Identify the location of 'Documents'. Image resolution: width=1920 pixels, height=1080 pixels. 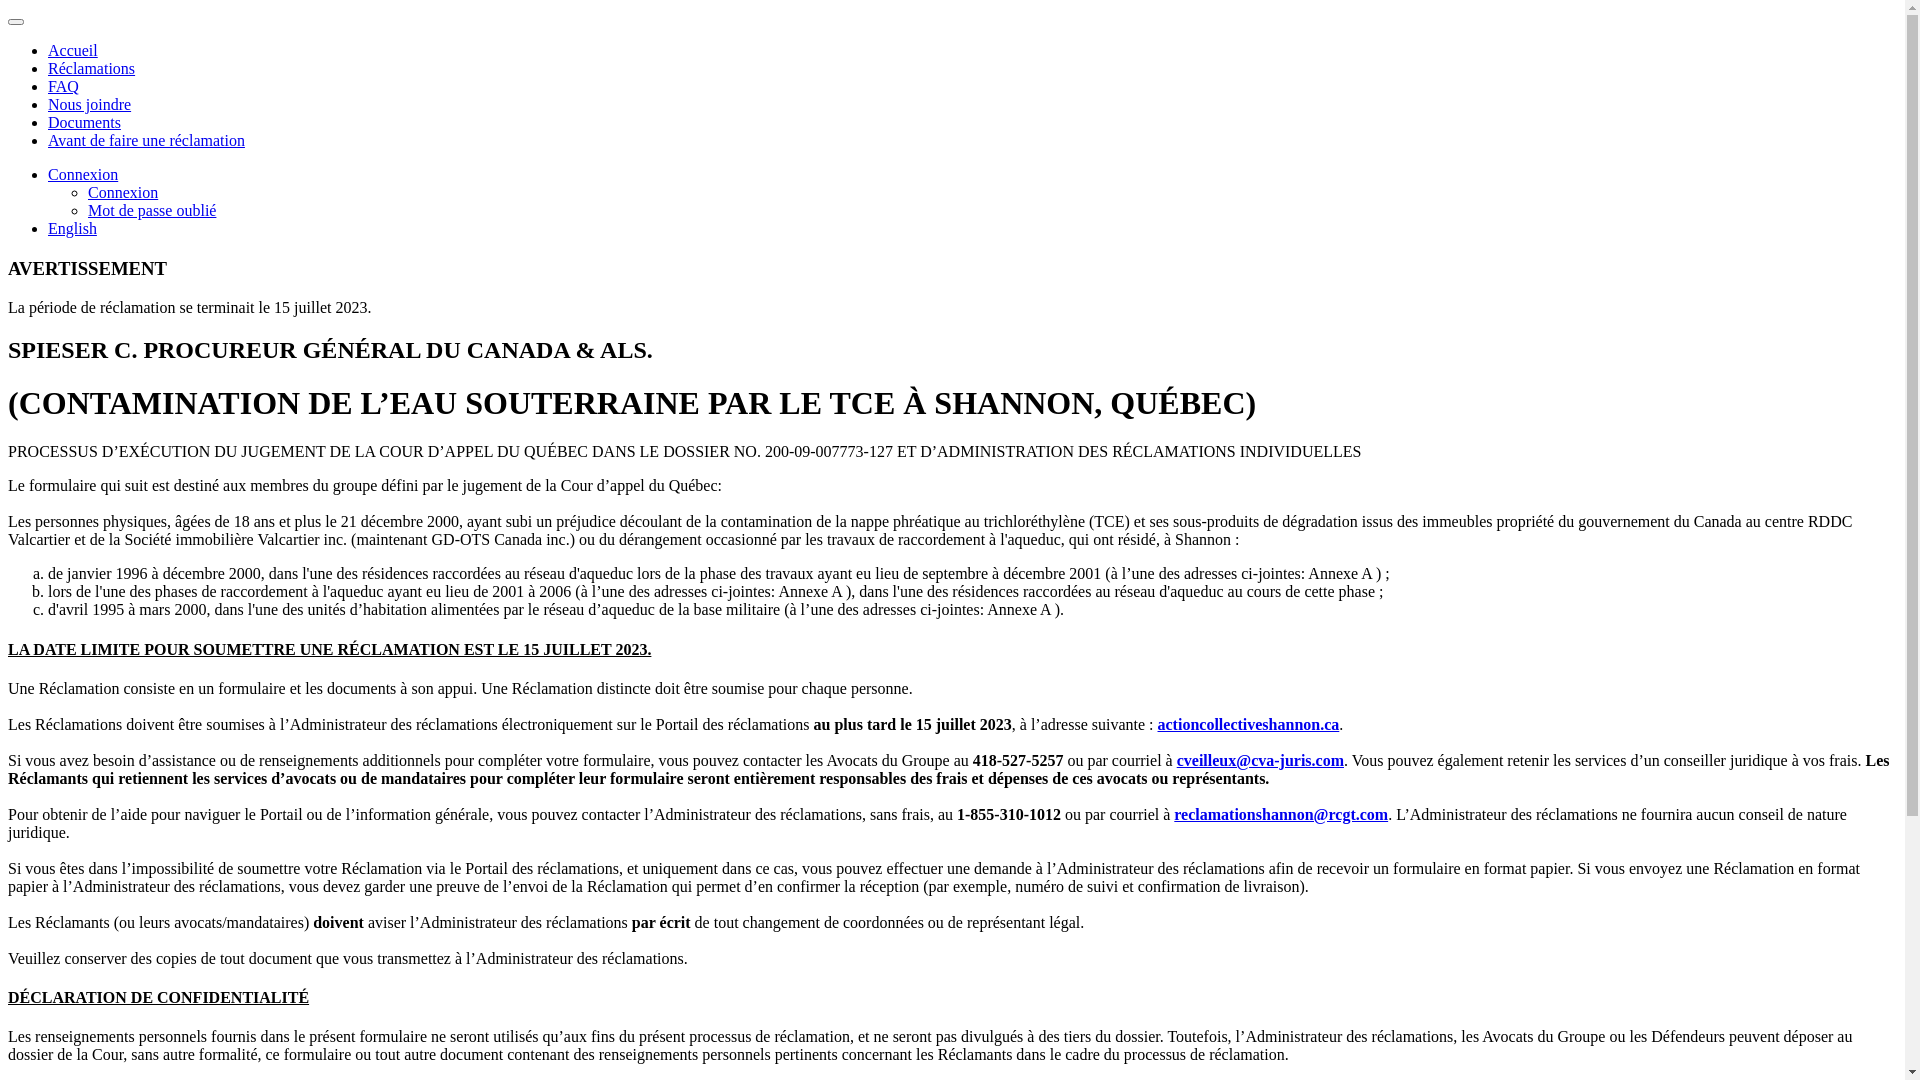
(83, 122).